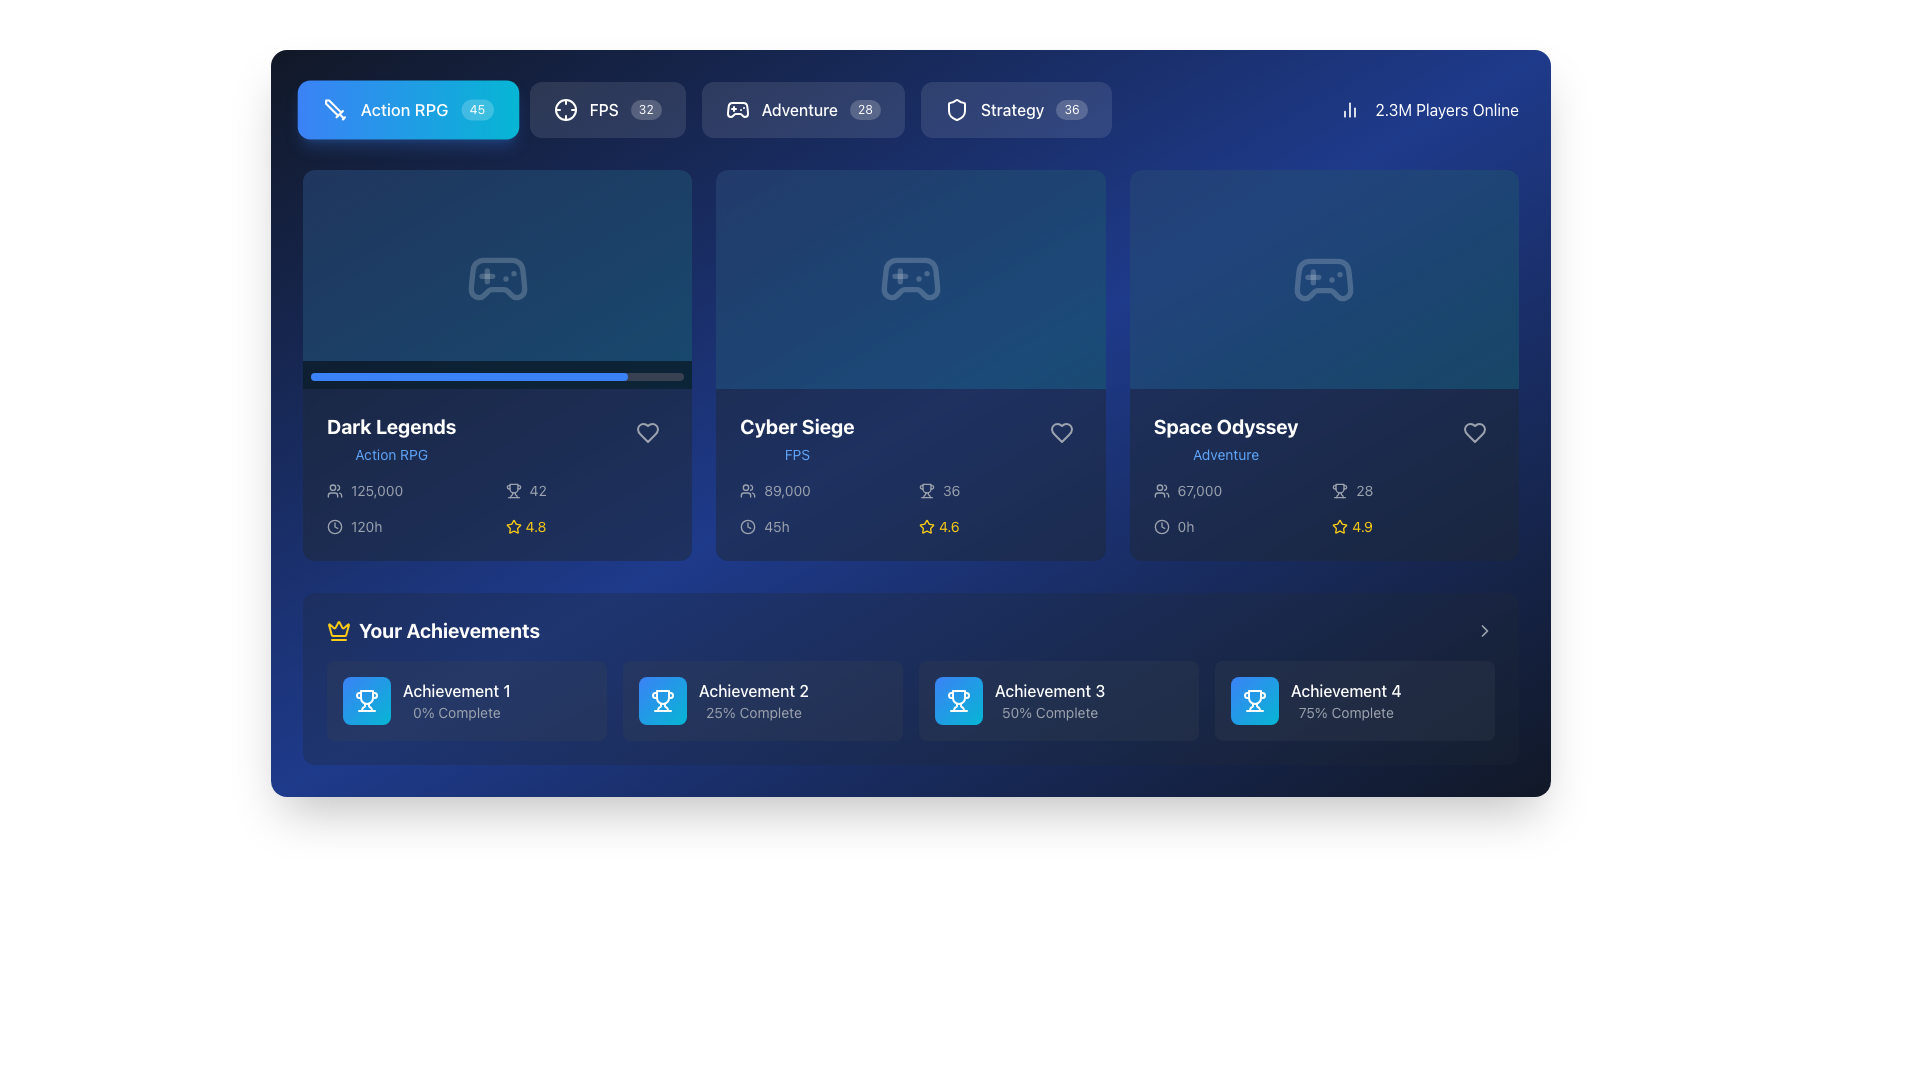  I want to click on the Textual display block that informs the user about specific progress on the specified achievement, located in the 'Your Achievements' section as the first item on the left, so click(455, 700).